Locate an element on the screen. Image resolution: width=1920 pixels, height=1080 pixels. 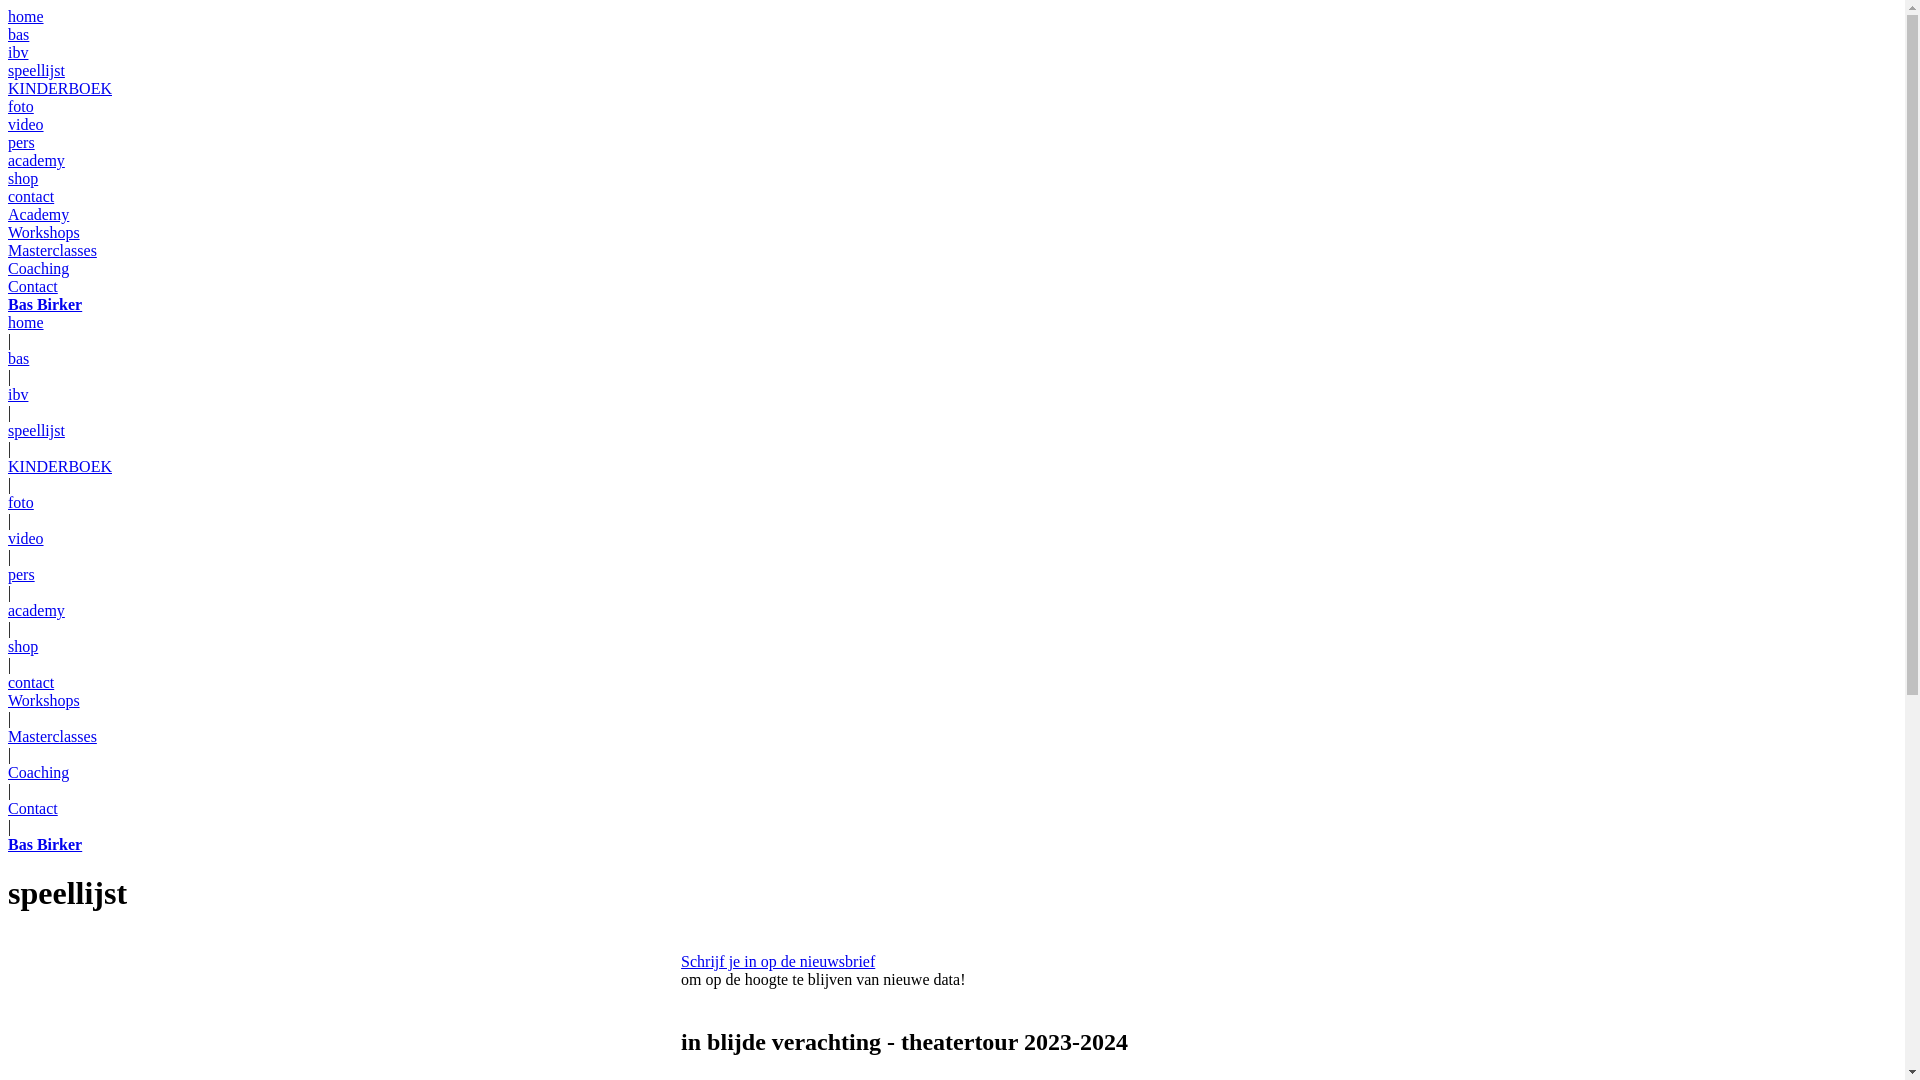
'Bas Birker' is located at coordinates (44, 844).